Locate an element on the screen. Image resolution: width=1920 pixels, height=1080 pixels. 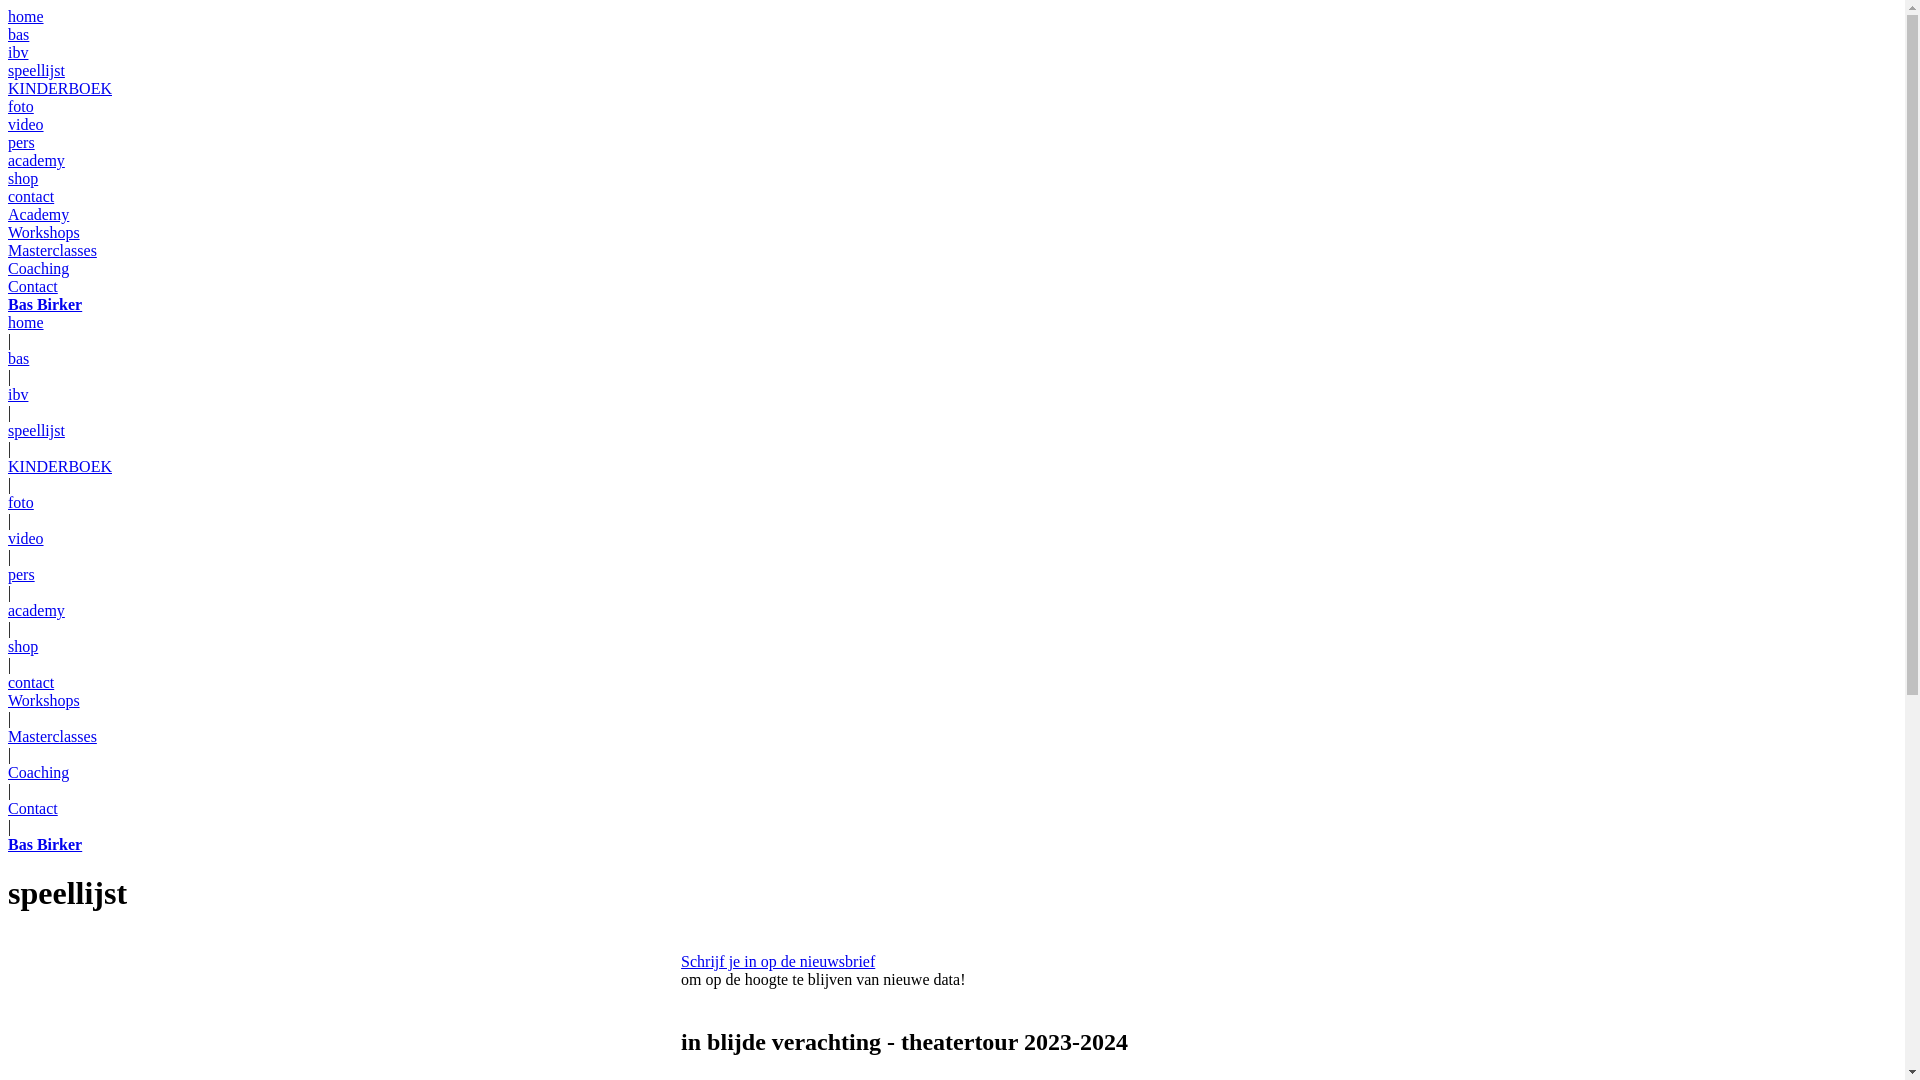
'Bas Birker' is located at coordinates (44, 844).